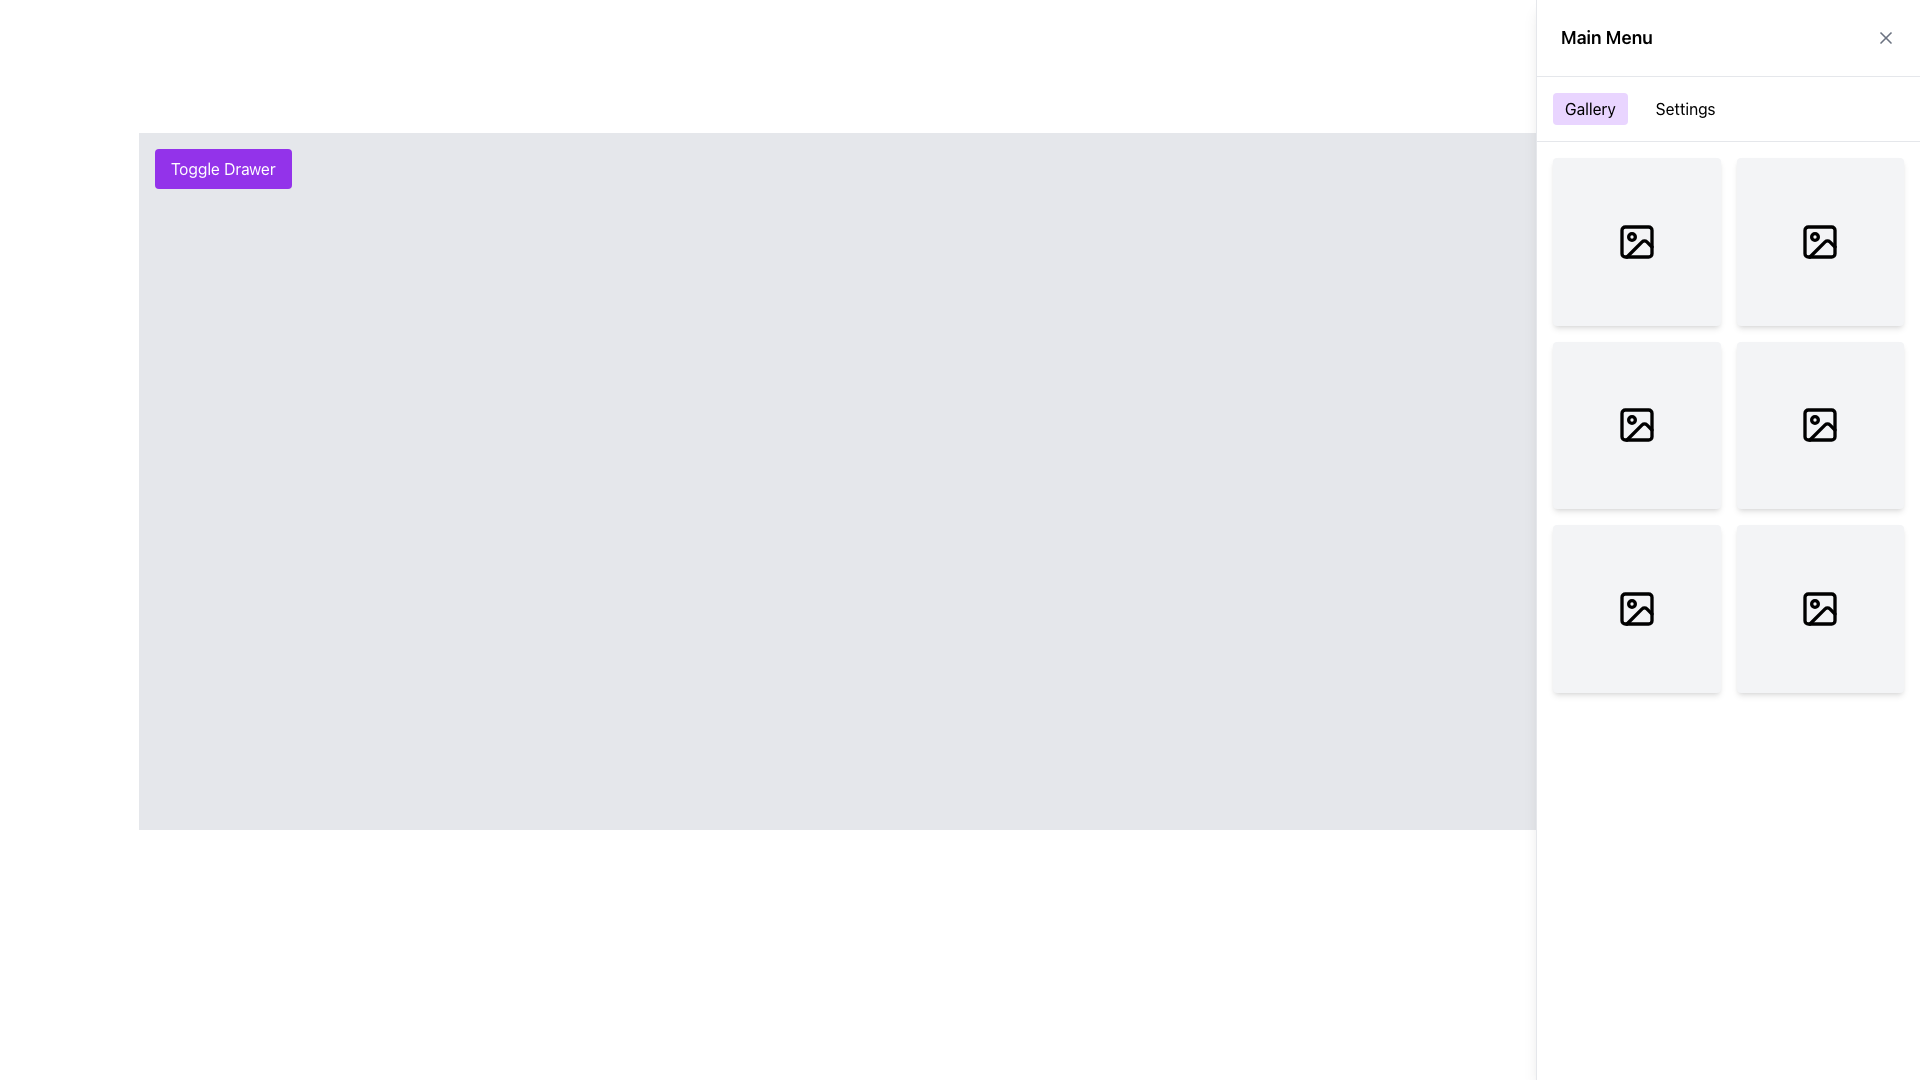  Describe the element at coordinates (1639, 431) in the screenshot. I see `the landscape thumbnail icon located in the second row and second column under the 'Gallery' tab in the side panel` at that location.